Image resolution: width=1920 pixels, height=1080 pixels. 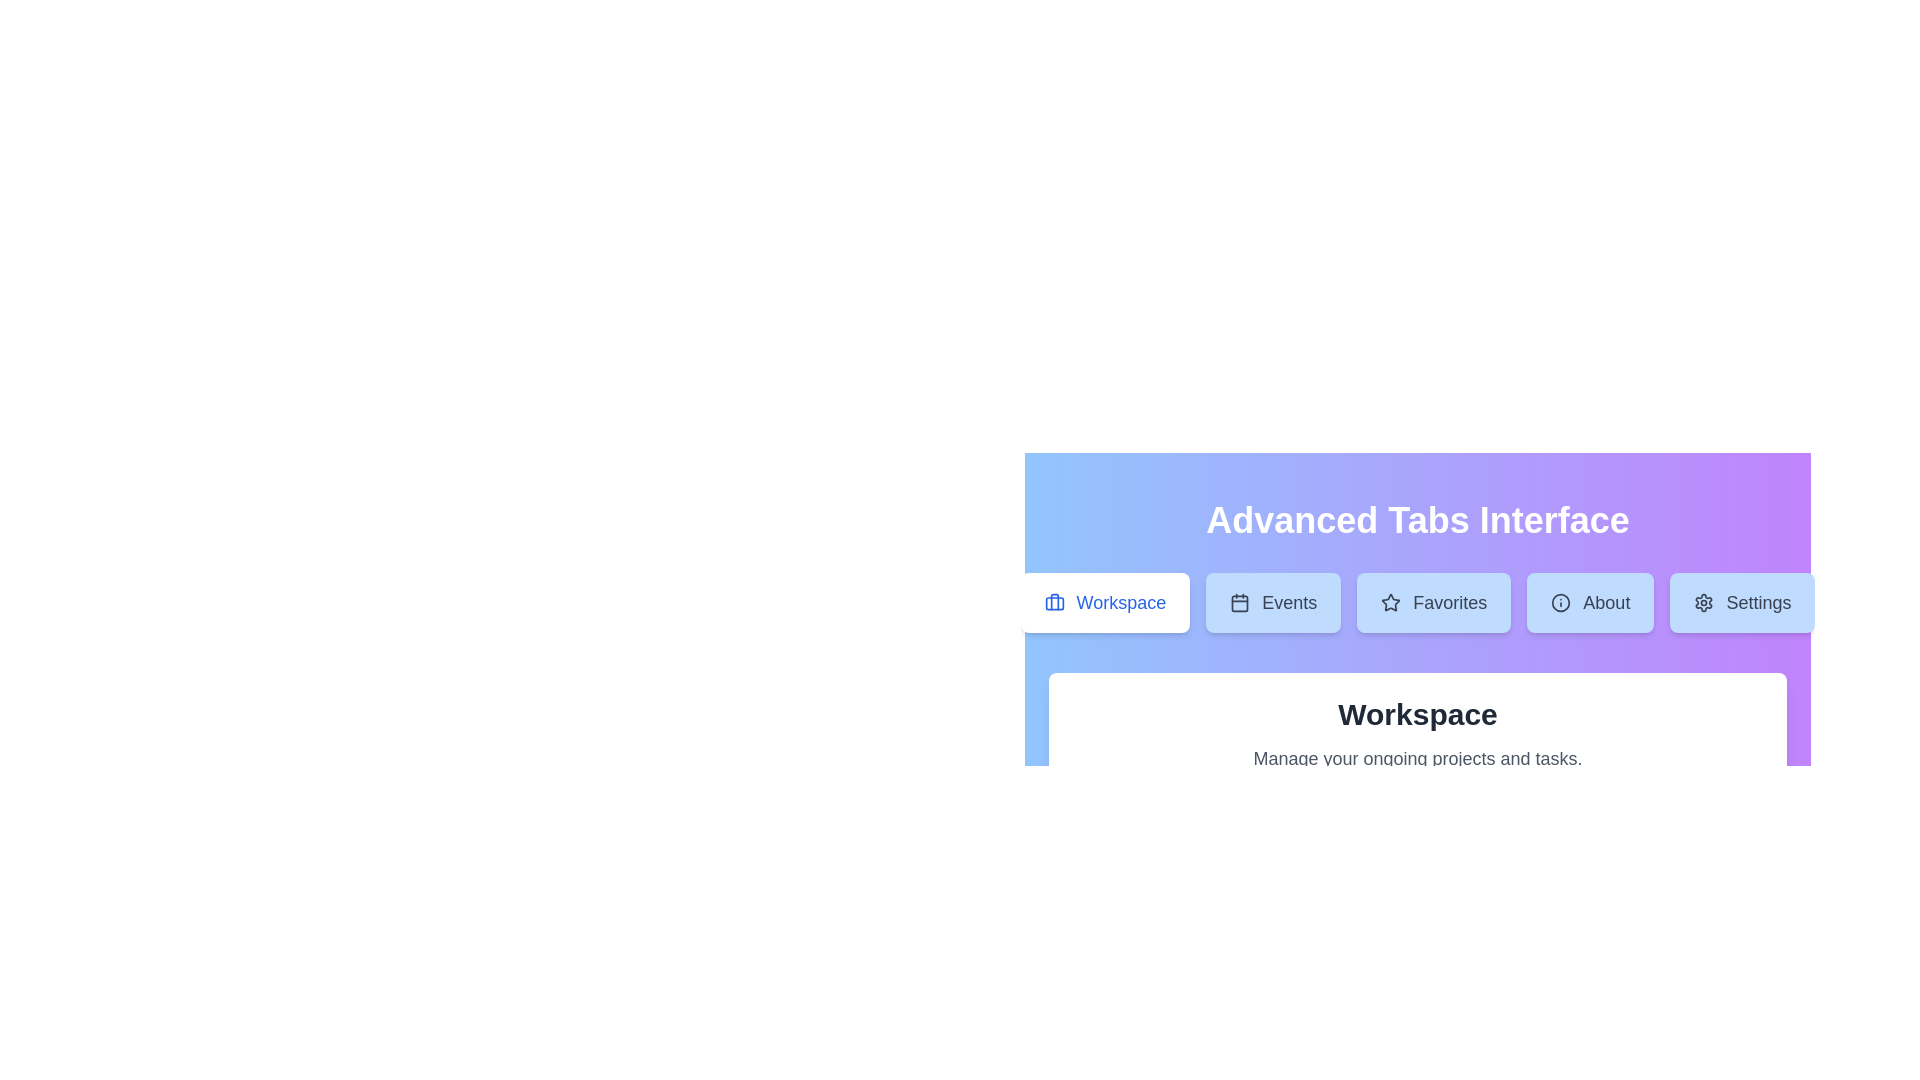 I want to click on the central cogwheel design of the 'Settings' button located at the far right of the horizontal navigation menu, so click(x=1703, y=601).